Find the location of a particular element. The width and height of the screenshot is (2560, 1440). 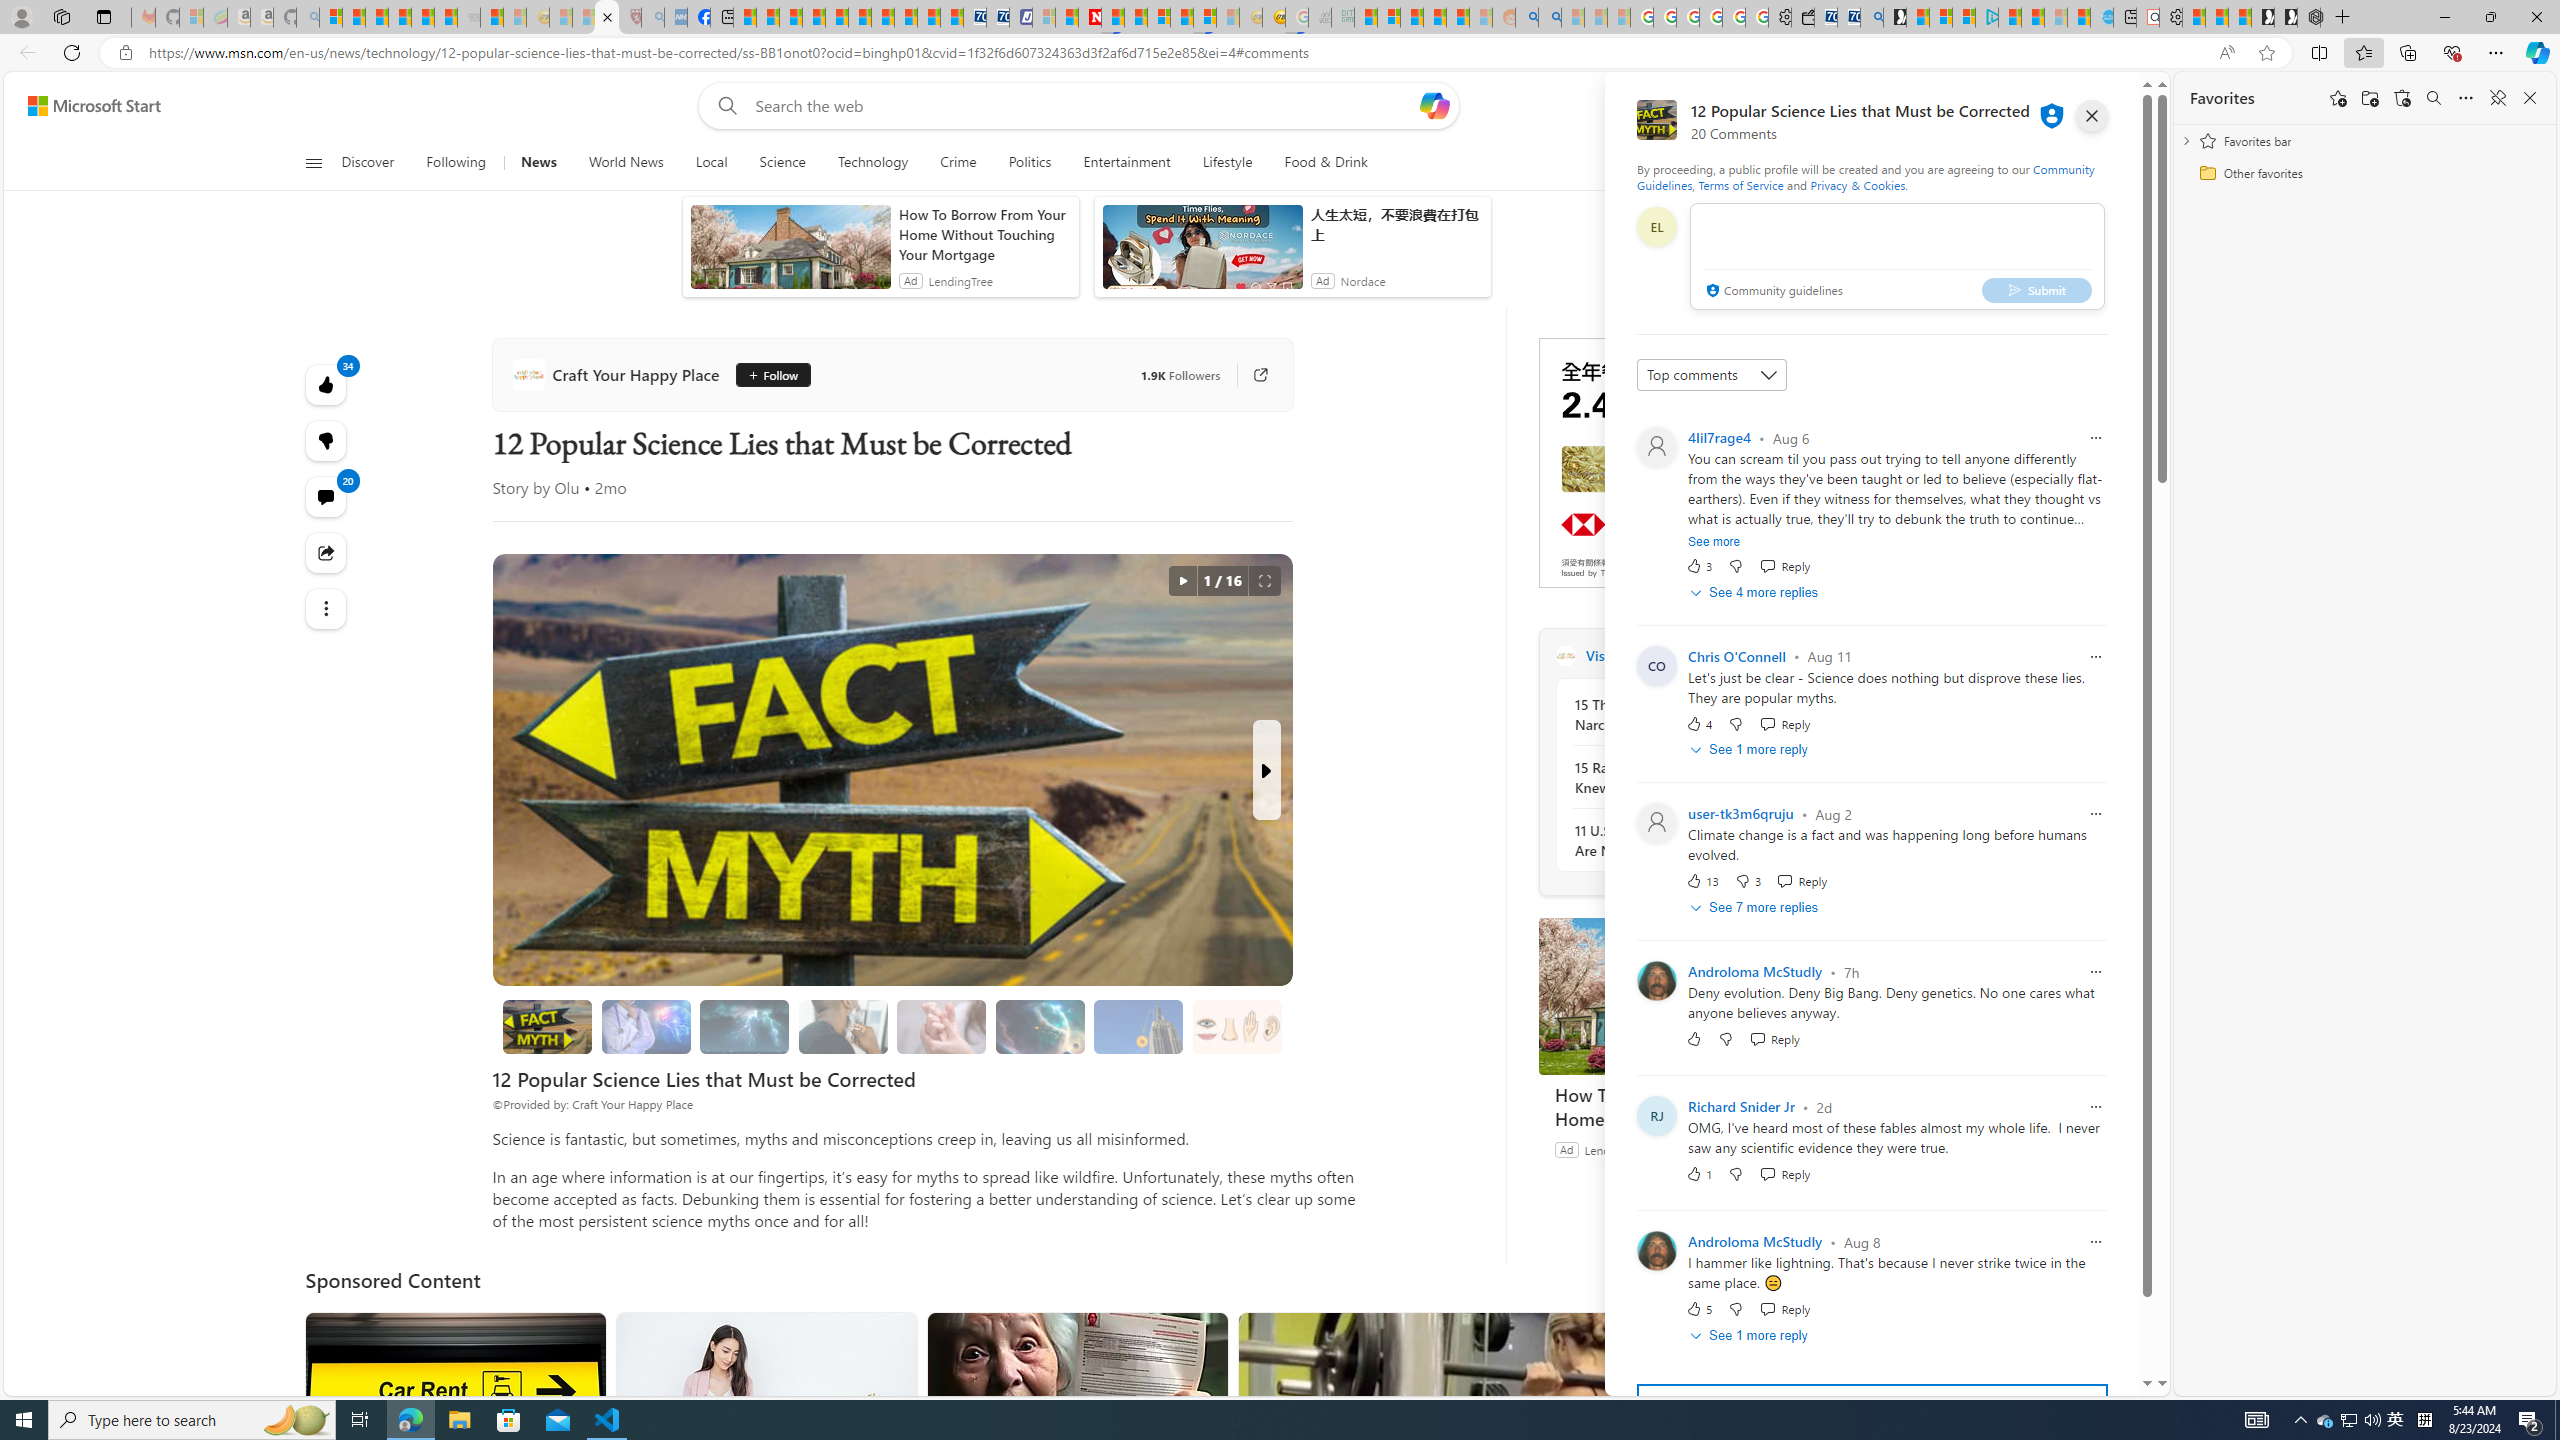

'Craft Your Happy Place' is located at coordinates (619, 375).